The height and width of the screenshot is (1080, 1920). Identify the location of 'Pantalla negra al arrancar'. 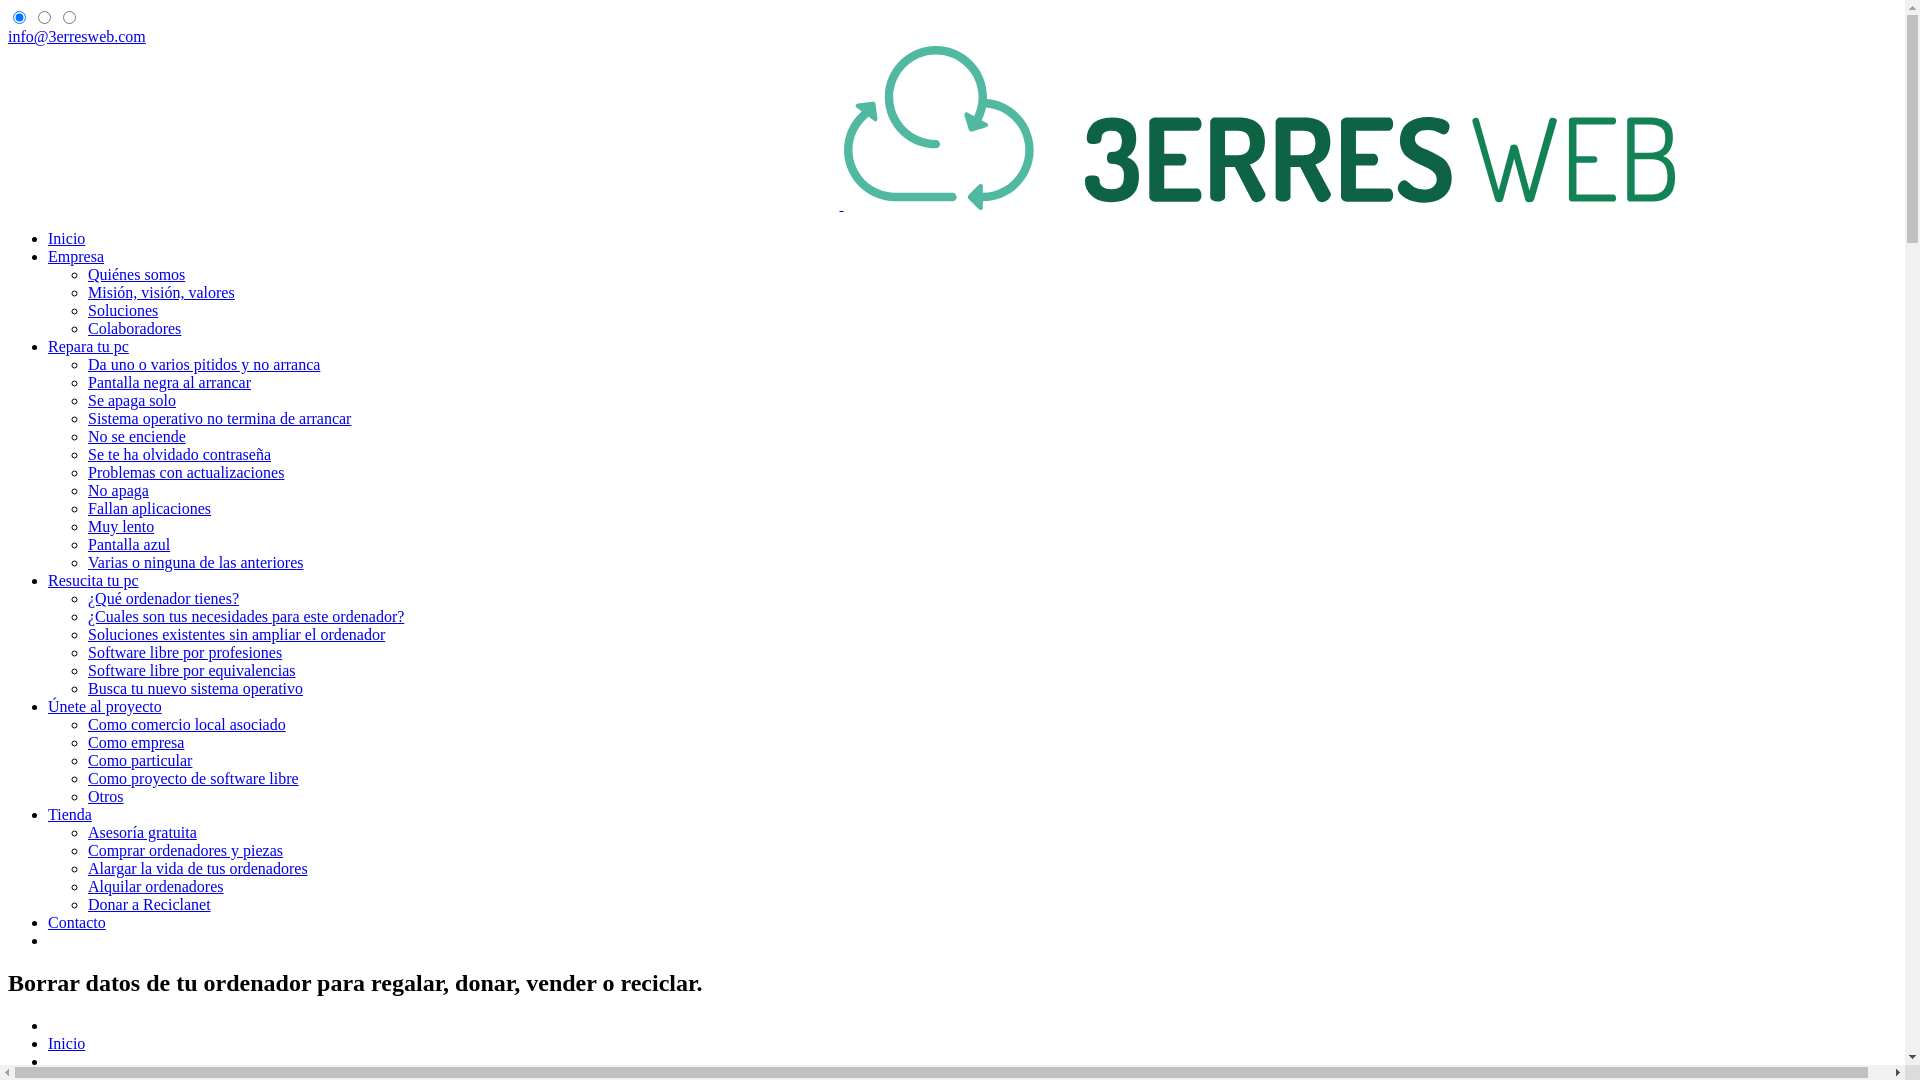
(169, 382).